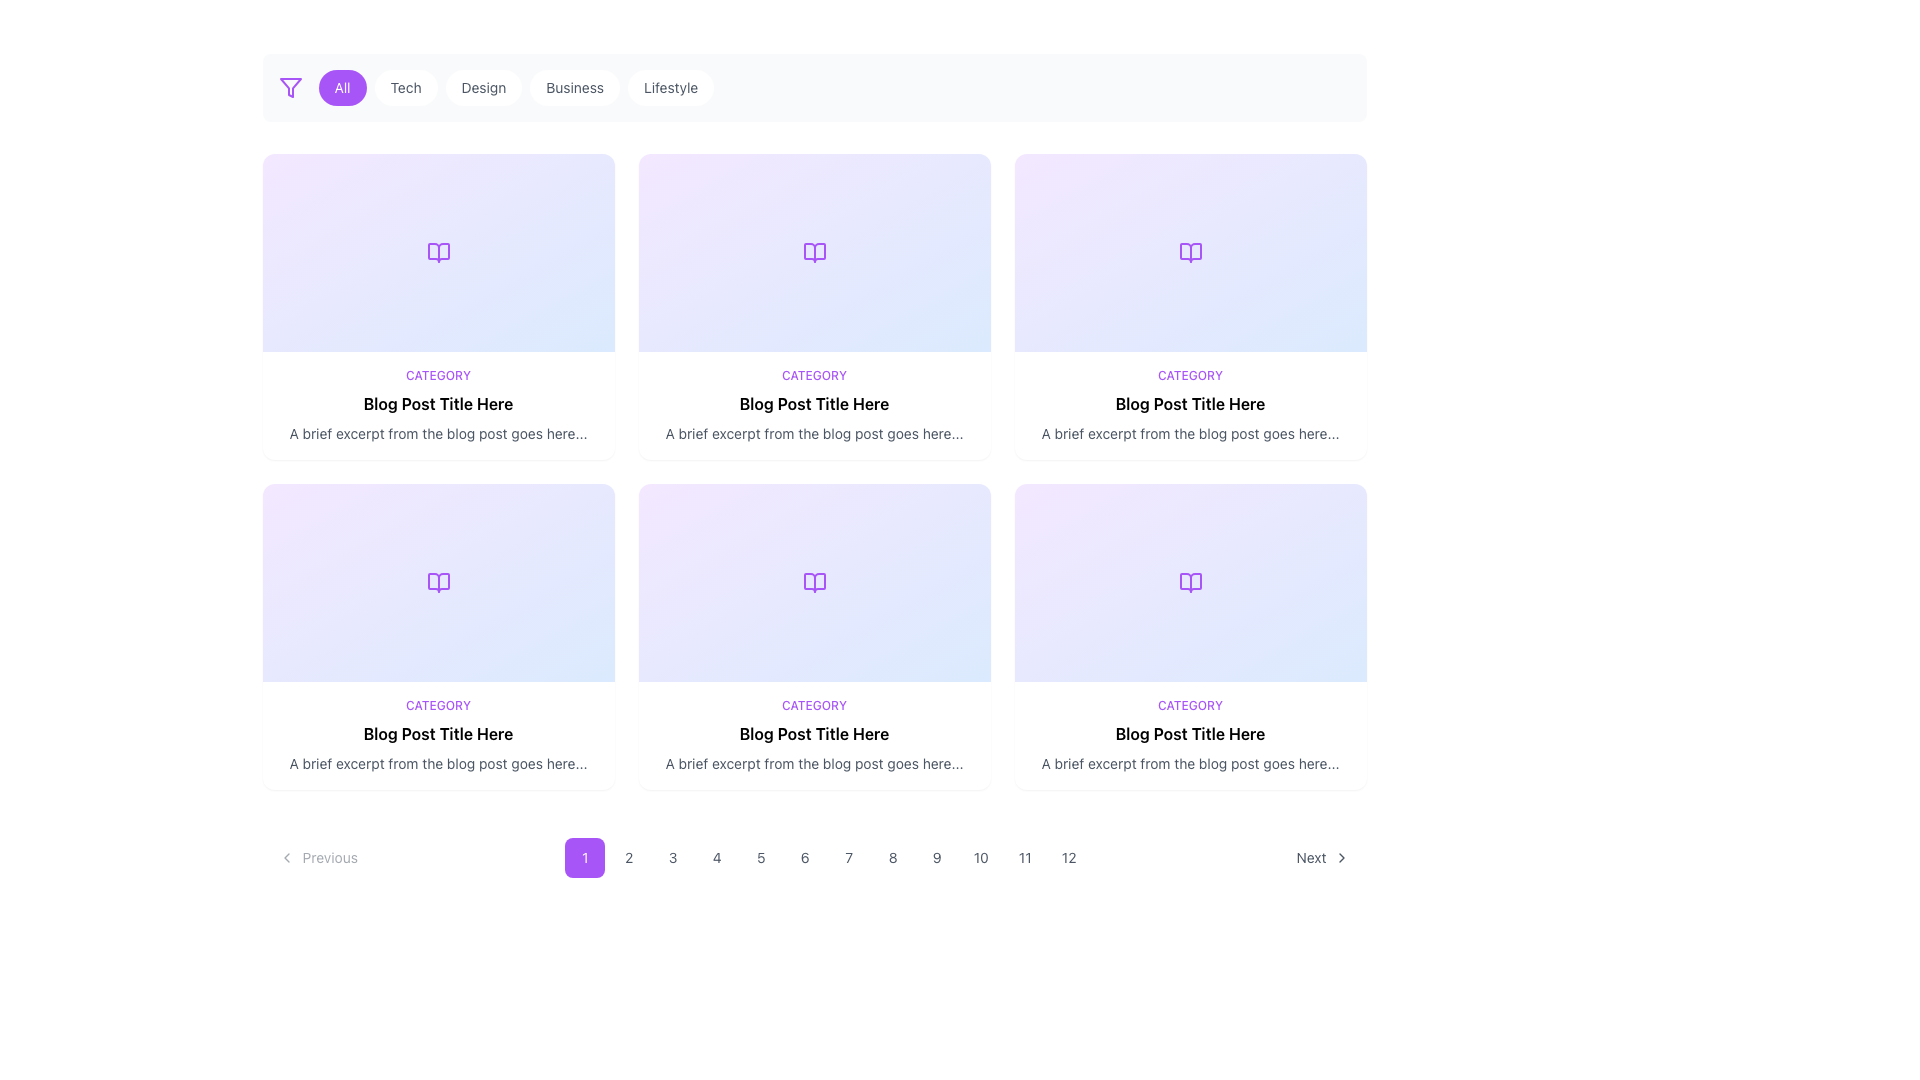 The image size is (1920, 1080). What do you see at coordinates (814, 252) in the screenshot?
I see `the purple book icon styled in a vector graphic with rounded edges located in the center of the second card on the top row of the blog post grid` at bounding box center [814, 252].